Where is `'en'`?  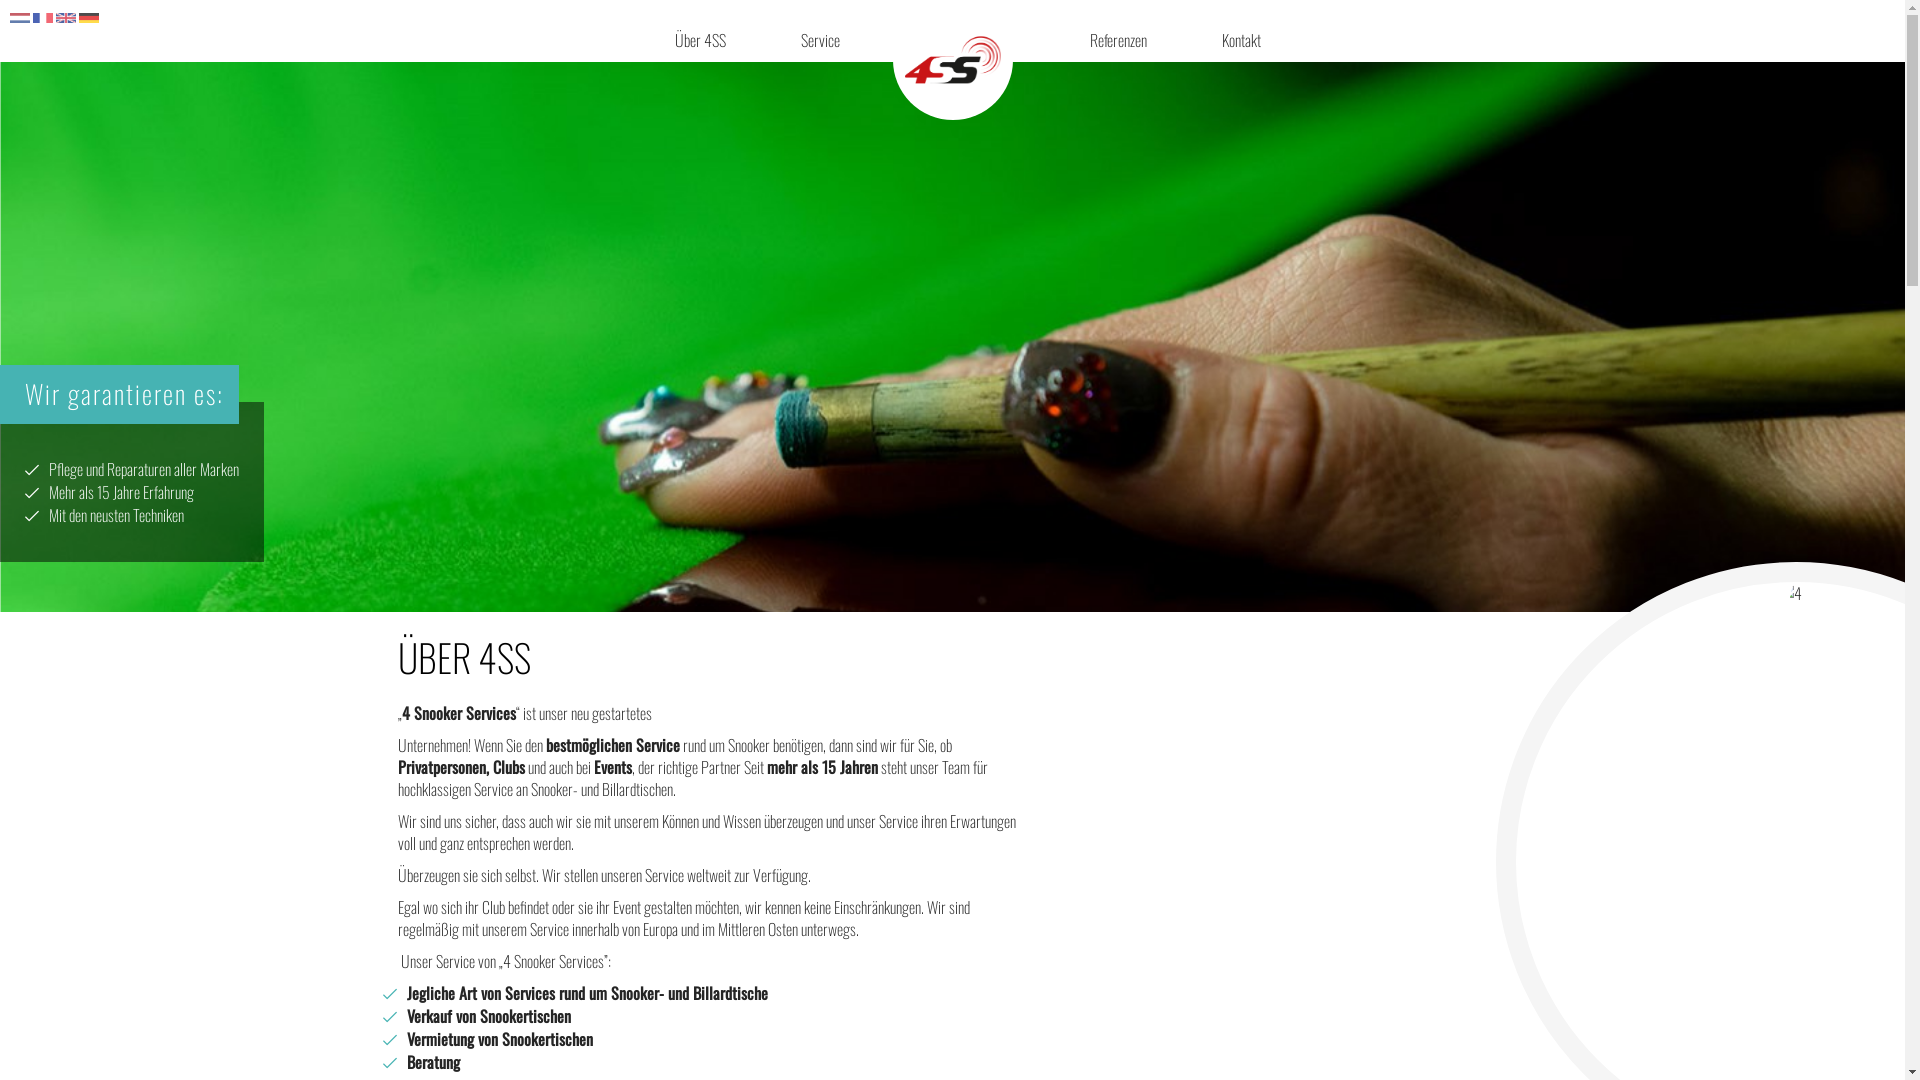 'en' is located at coordinates (66, 20).